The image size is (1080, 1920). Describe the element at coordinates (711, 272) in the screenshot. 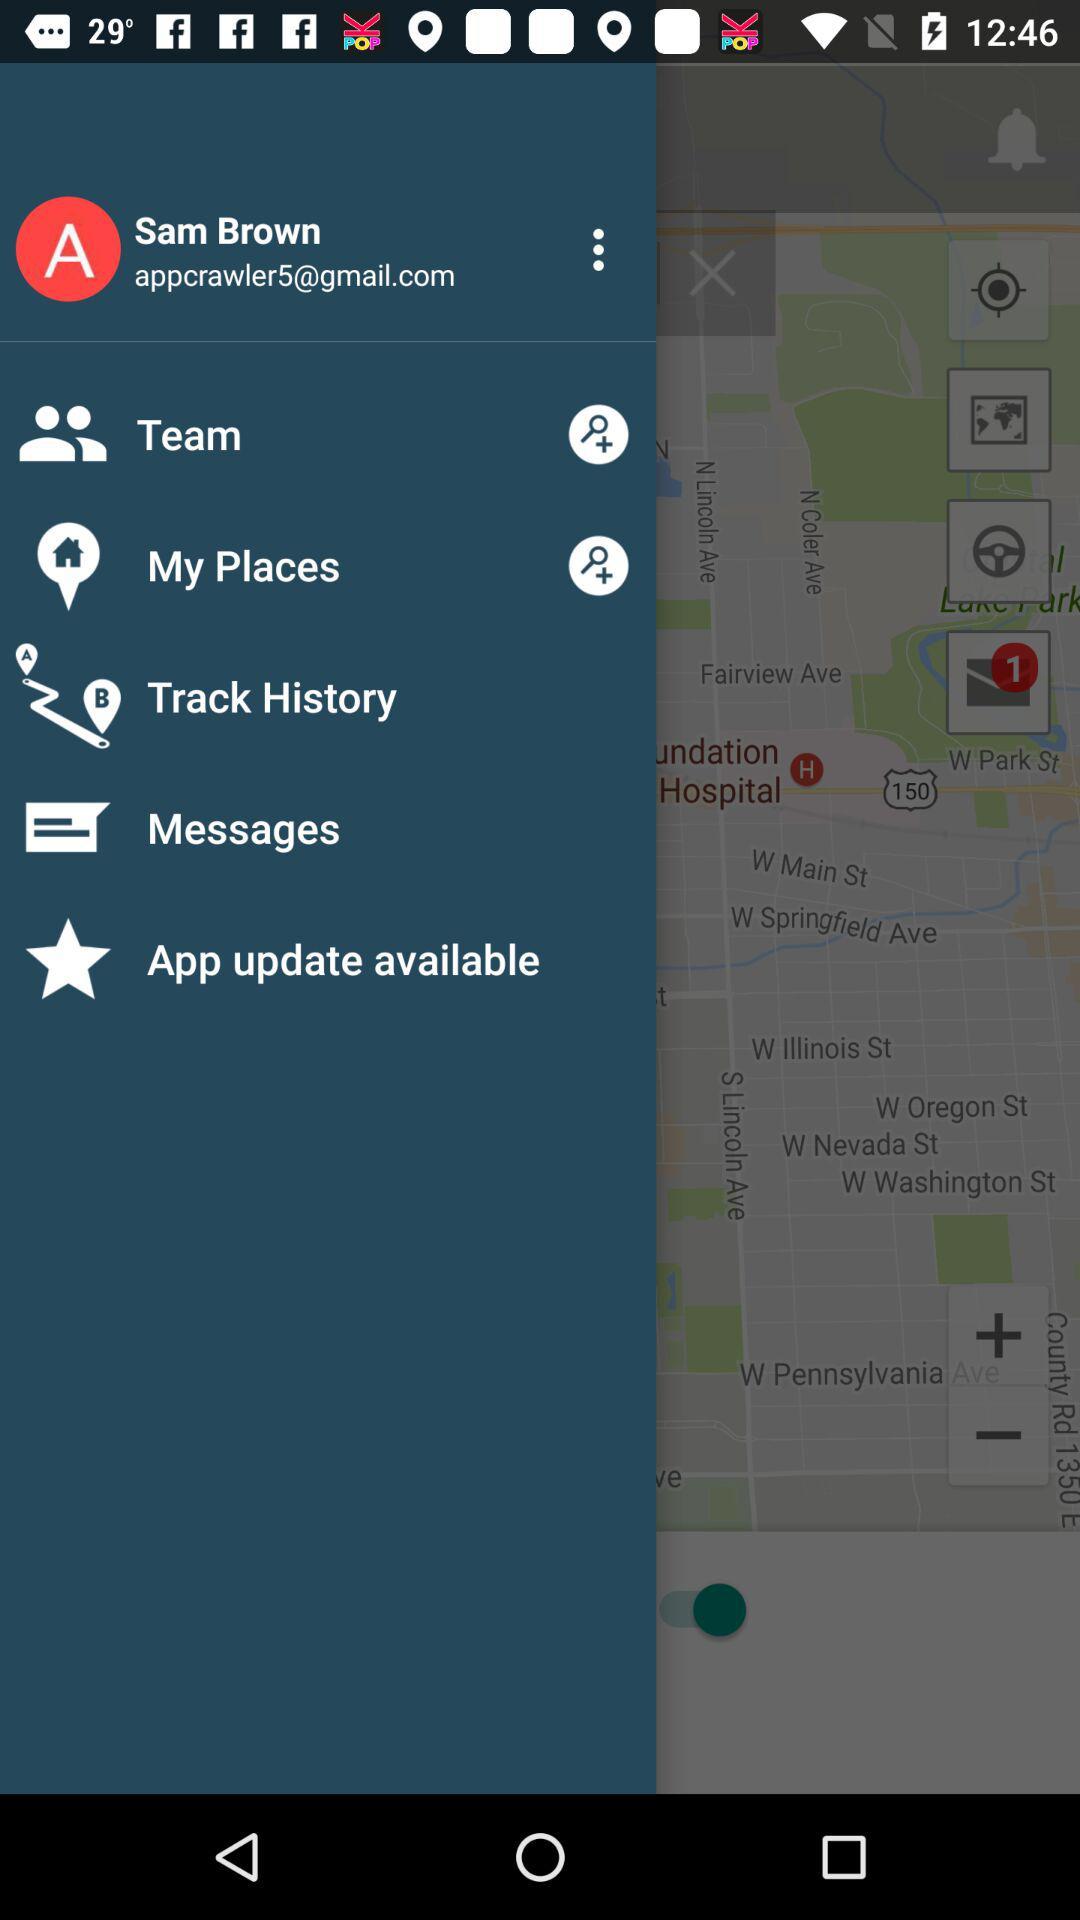

I see `the close icon` at that location.